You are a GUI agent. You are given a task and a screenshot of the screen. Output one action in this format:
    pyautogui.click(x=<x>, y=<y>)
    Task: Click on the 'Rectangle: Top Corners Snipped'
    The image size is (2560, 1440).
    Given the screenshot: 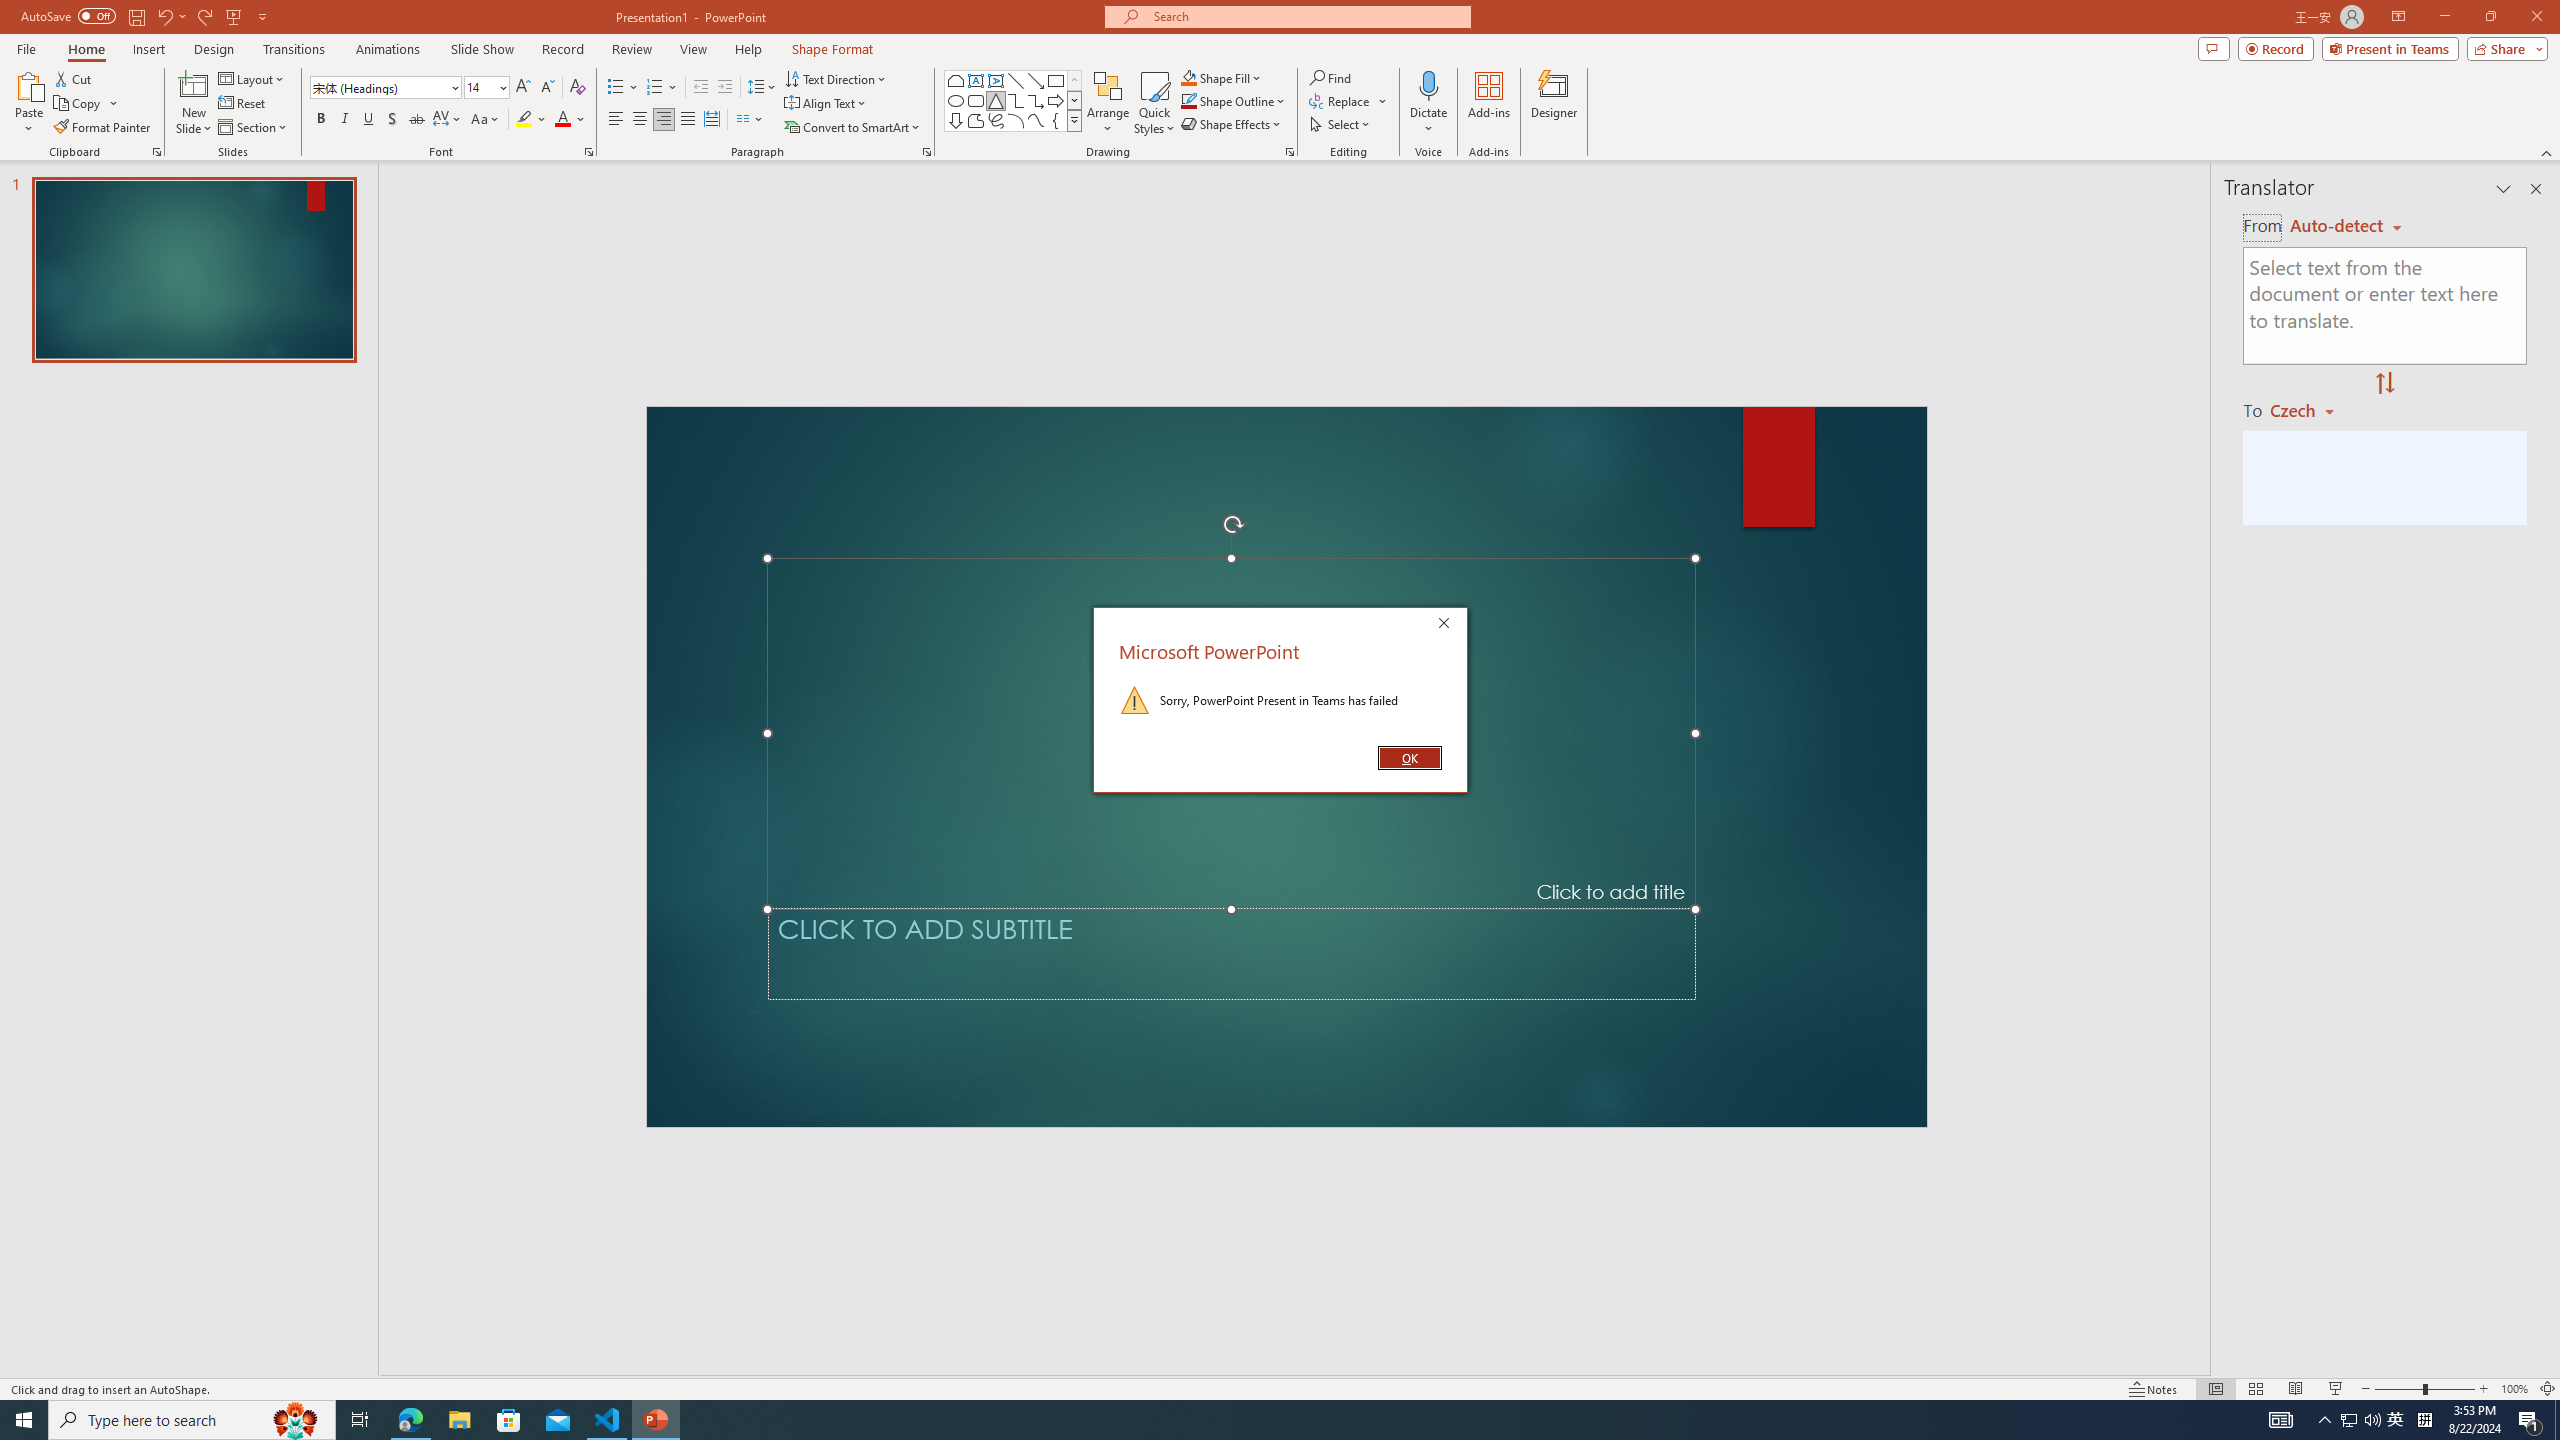 What is the action you would take?
    pyautogui.click(x=955, y=80)
    